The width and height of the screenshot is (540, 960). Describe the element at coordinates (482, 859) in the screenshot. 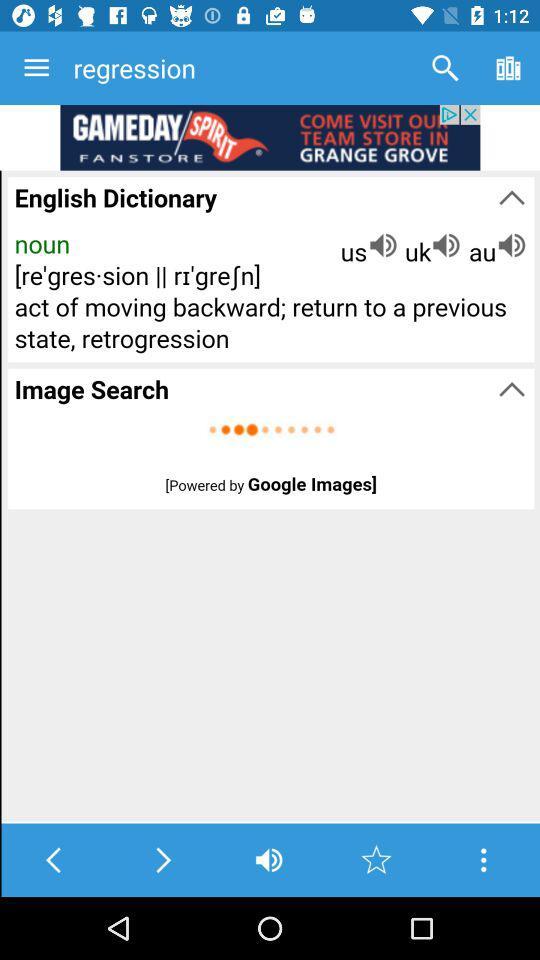

I see `customize` at that location.